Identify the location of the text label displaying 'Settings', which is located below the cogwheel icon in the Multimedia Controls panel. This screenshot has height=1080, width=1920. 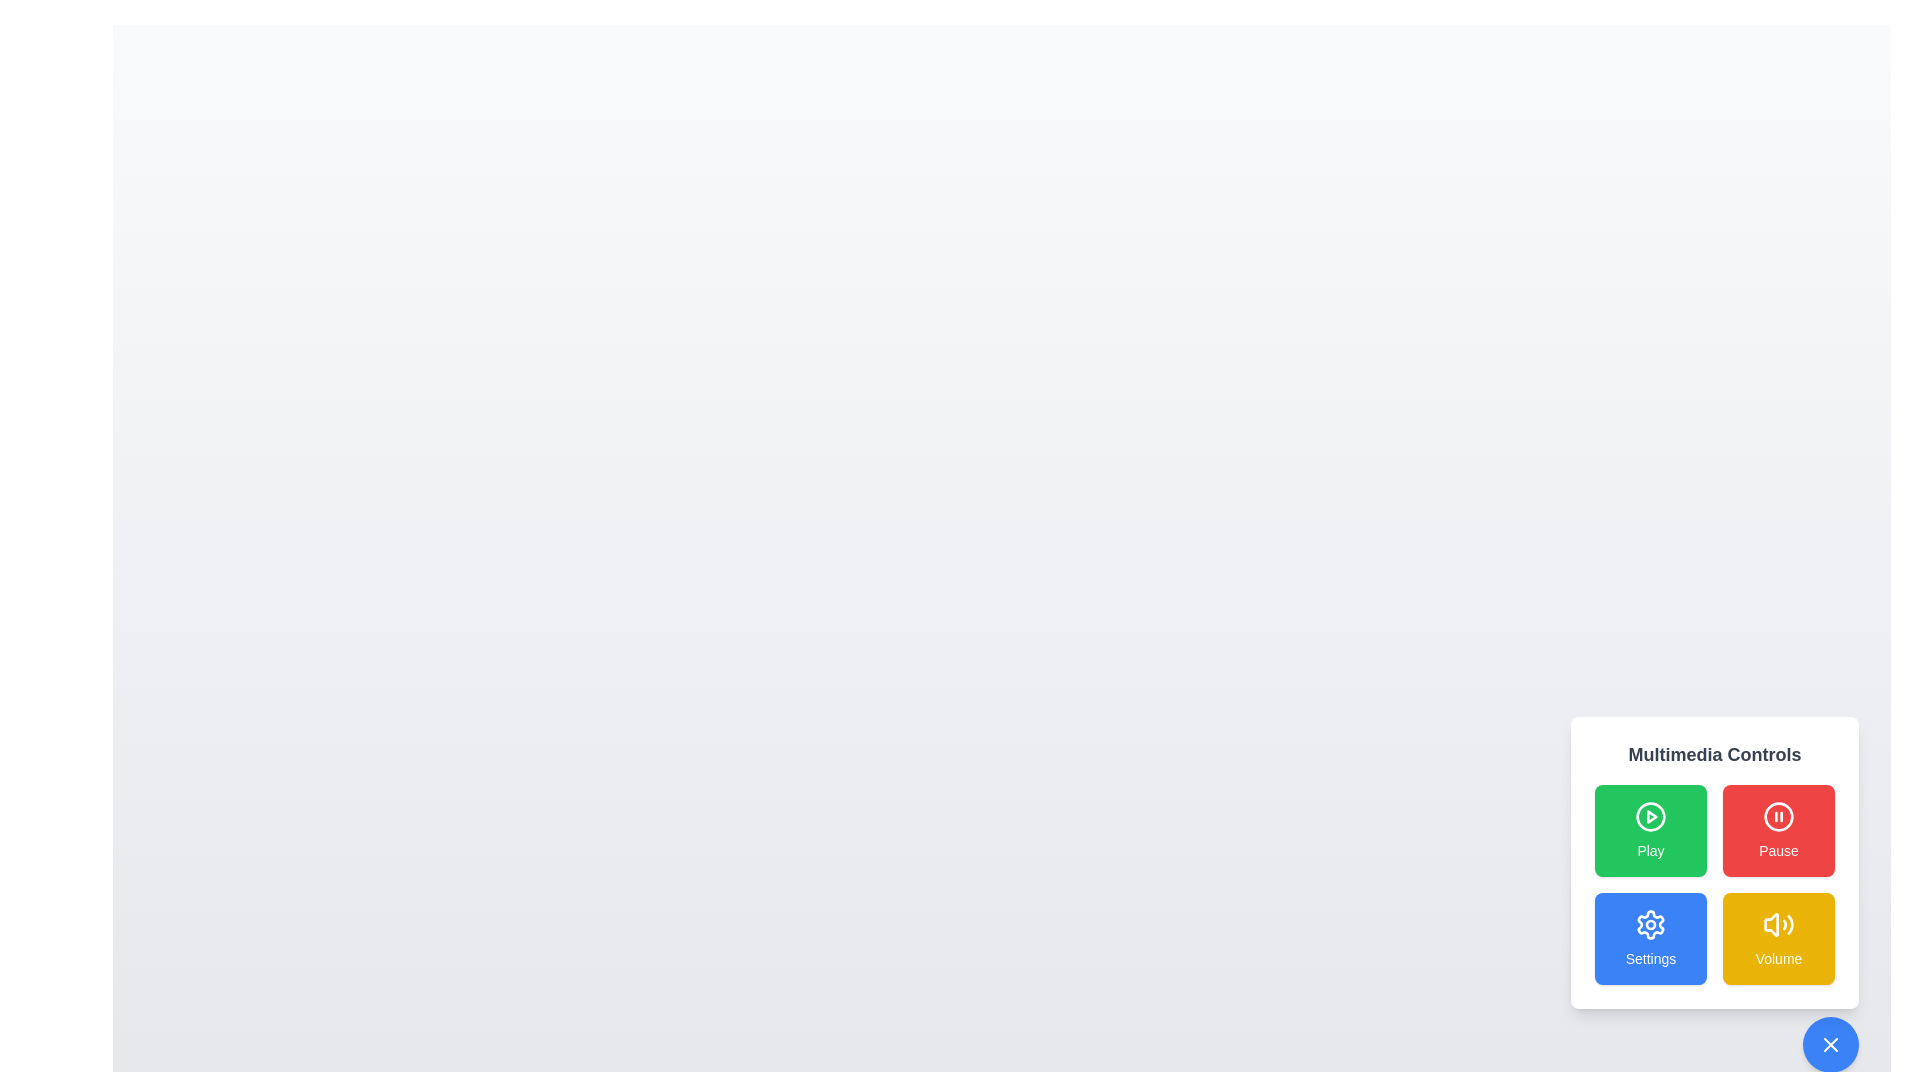
(1651, 958).